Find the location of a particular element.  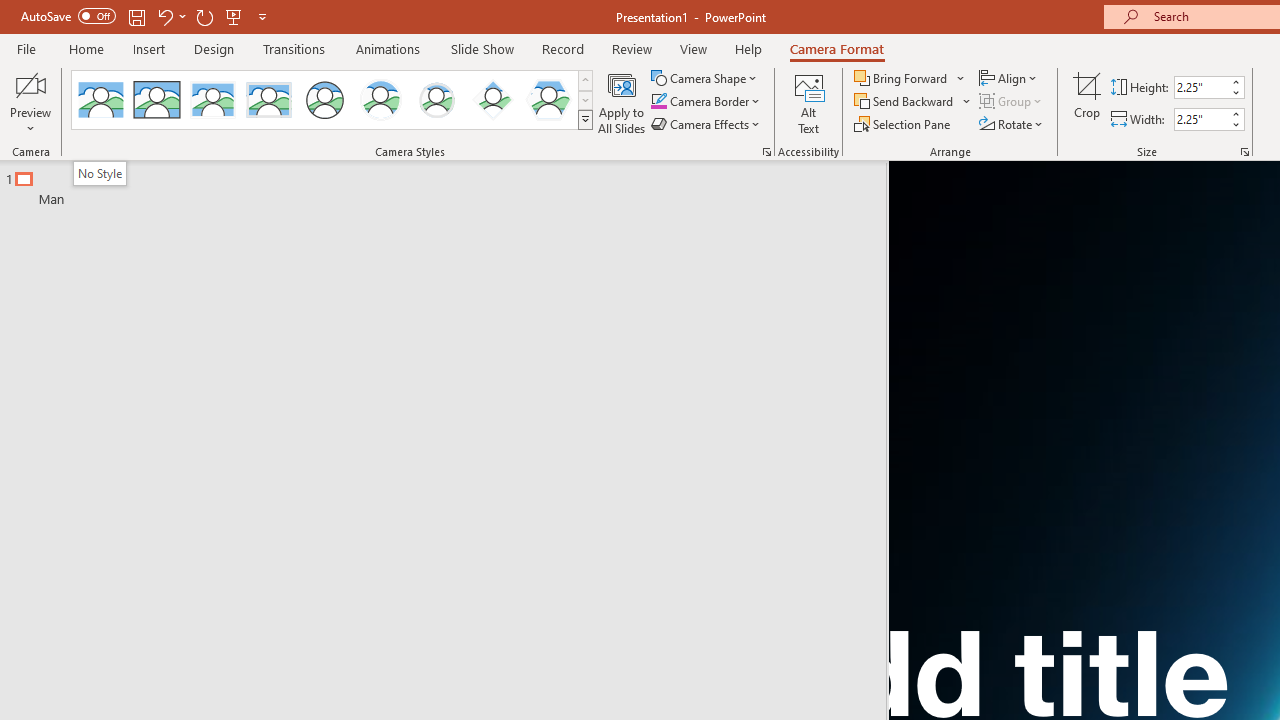

'Center Shadow Hexagon' is located at coordinates (549, 100).